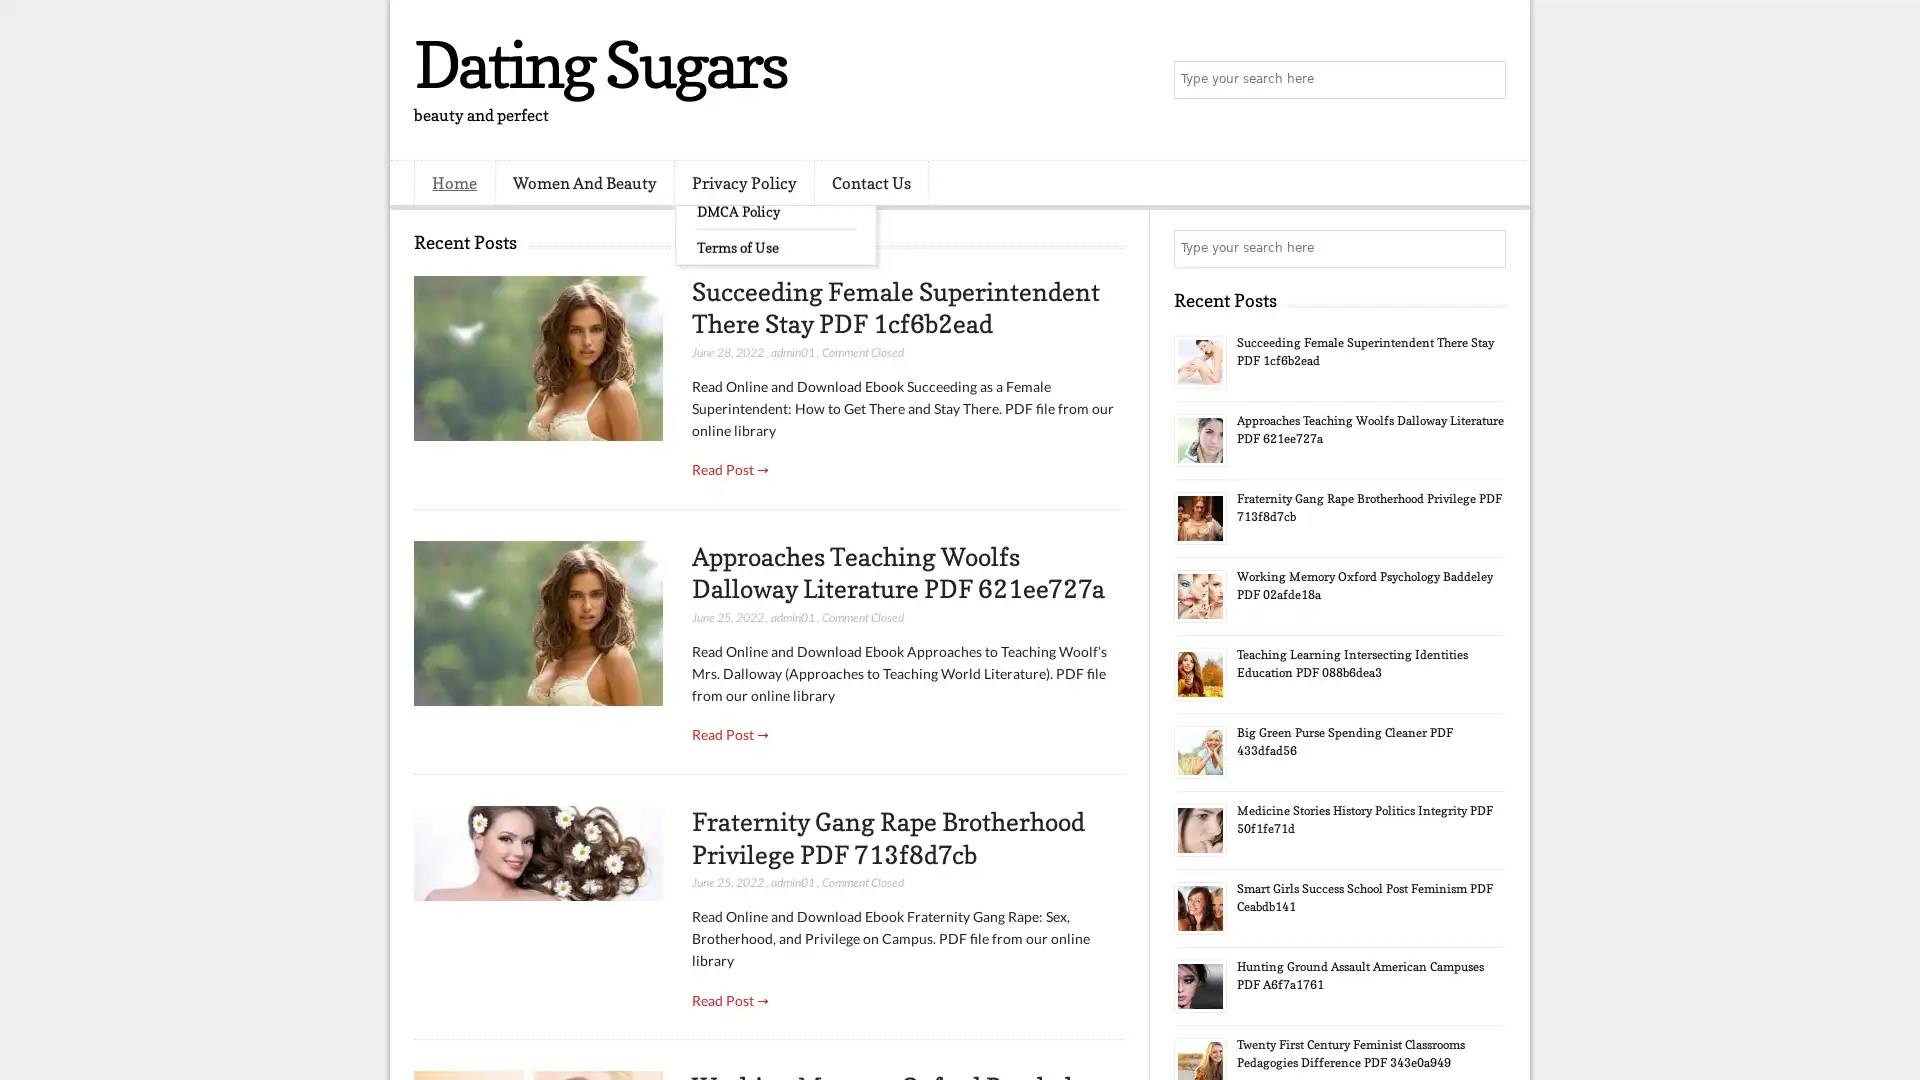 Image resolution: width=1920 pixels, height=1080 pixels. Describe the element at coordinates (1485, 80) in the screenshot. I see `Search` at that location.